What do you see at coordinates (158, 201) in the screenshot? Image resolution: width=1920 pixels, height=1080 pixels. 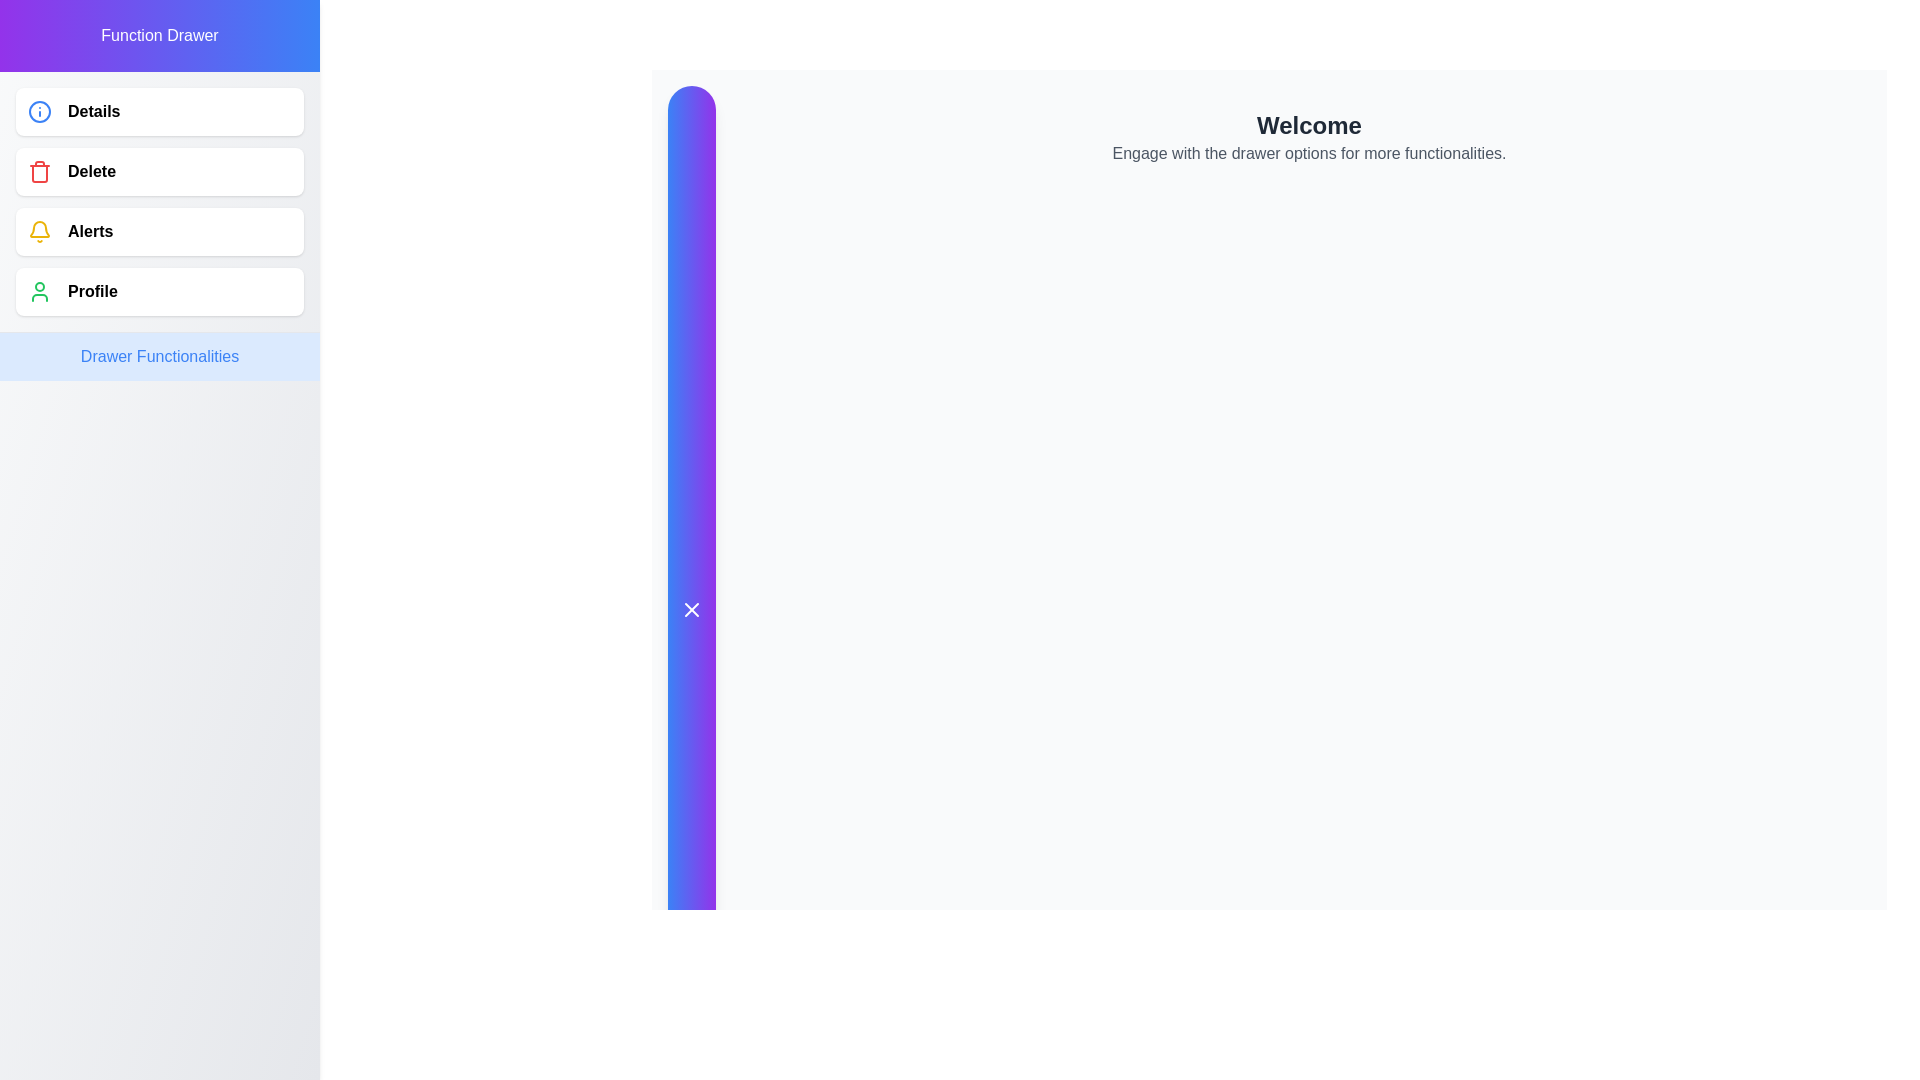 I see `the 'Delete' option, which is the second list item in the vertical list located in the left sidebar, positioned below 'Details' and above 'Alerts'` at bounding box center [158, 201].